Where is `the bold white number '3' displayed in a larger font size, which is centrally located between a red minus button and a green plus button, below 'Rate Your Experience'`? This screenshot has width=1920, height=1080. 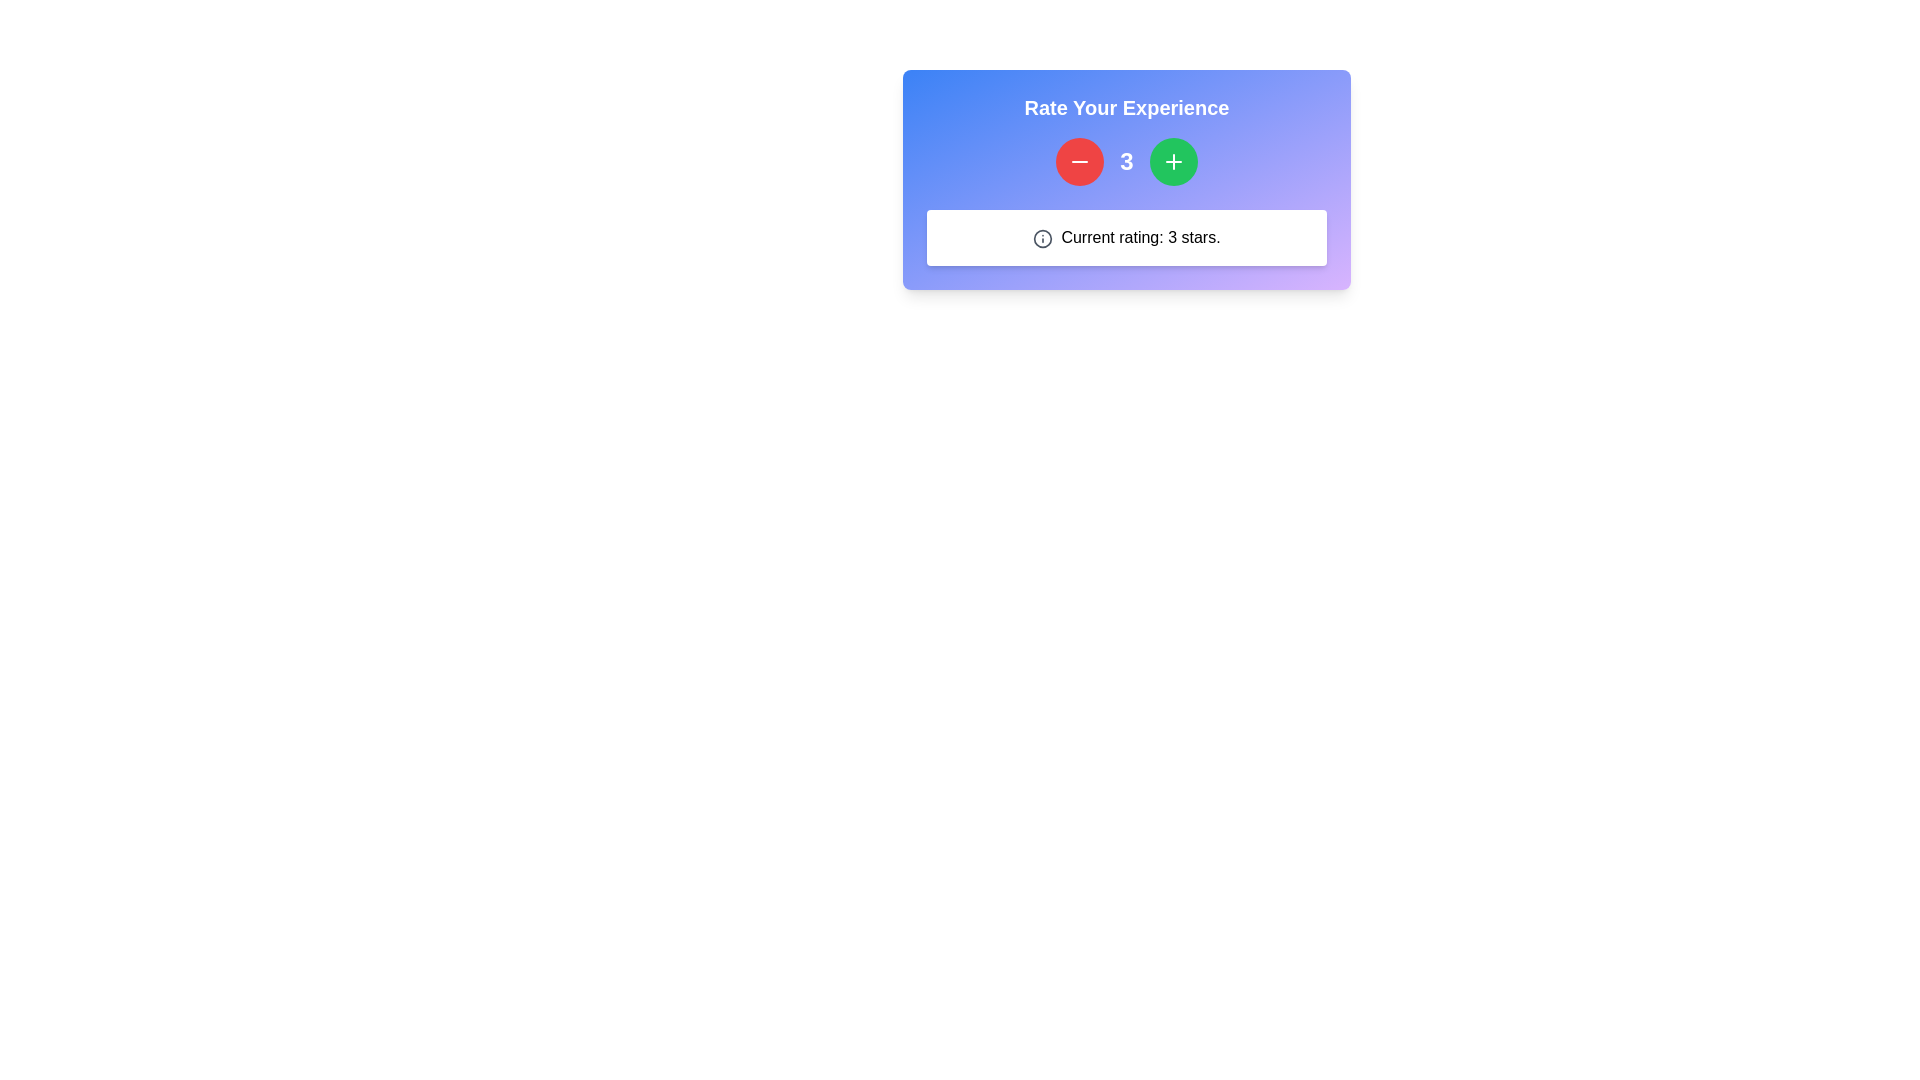 the bold white number '3' displayed in a larger font size, which is centrally located between a red minus button and a green plus button, below 'Rate Your Experience' is located at coordinates (1127, 161).